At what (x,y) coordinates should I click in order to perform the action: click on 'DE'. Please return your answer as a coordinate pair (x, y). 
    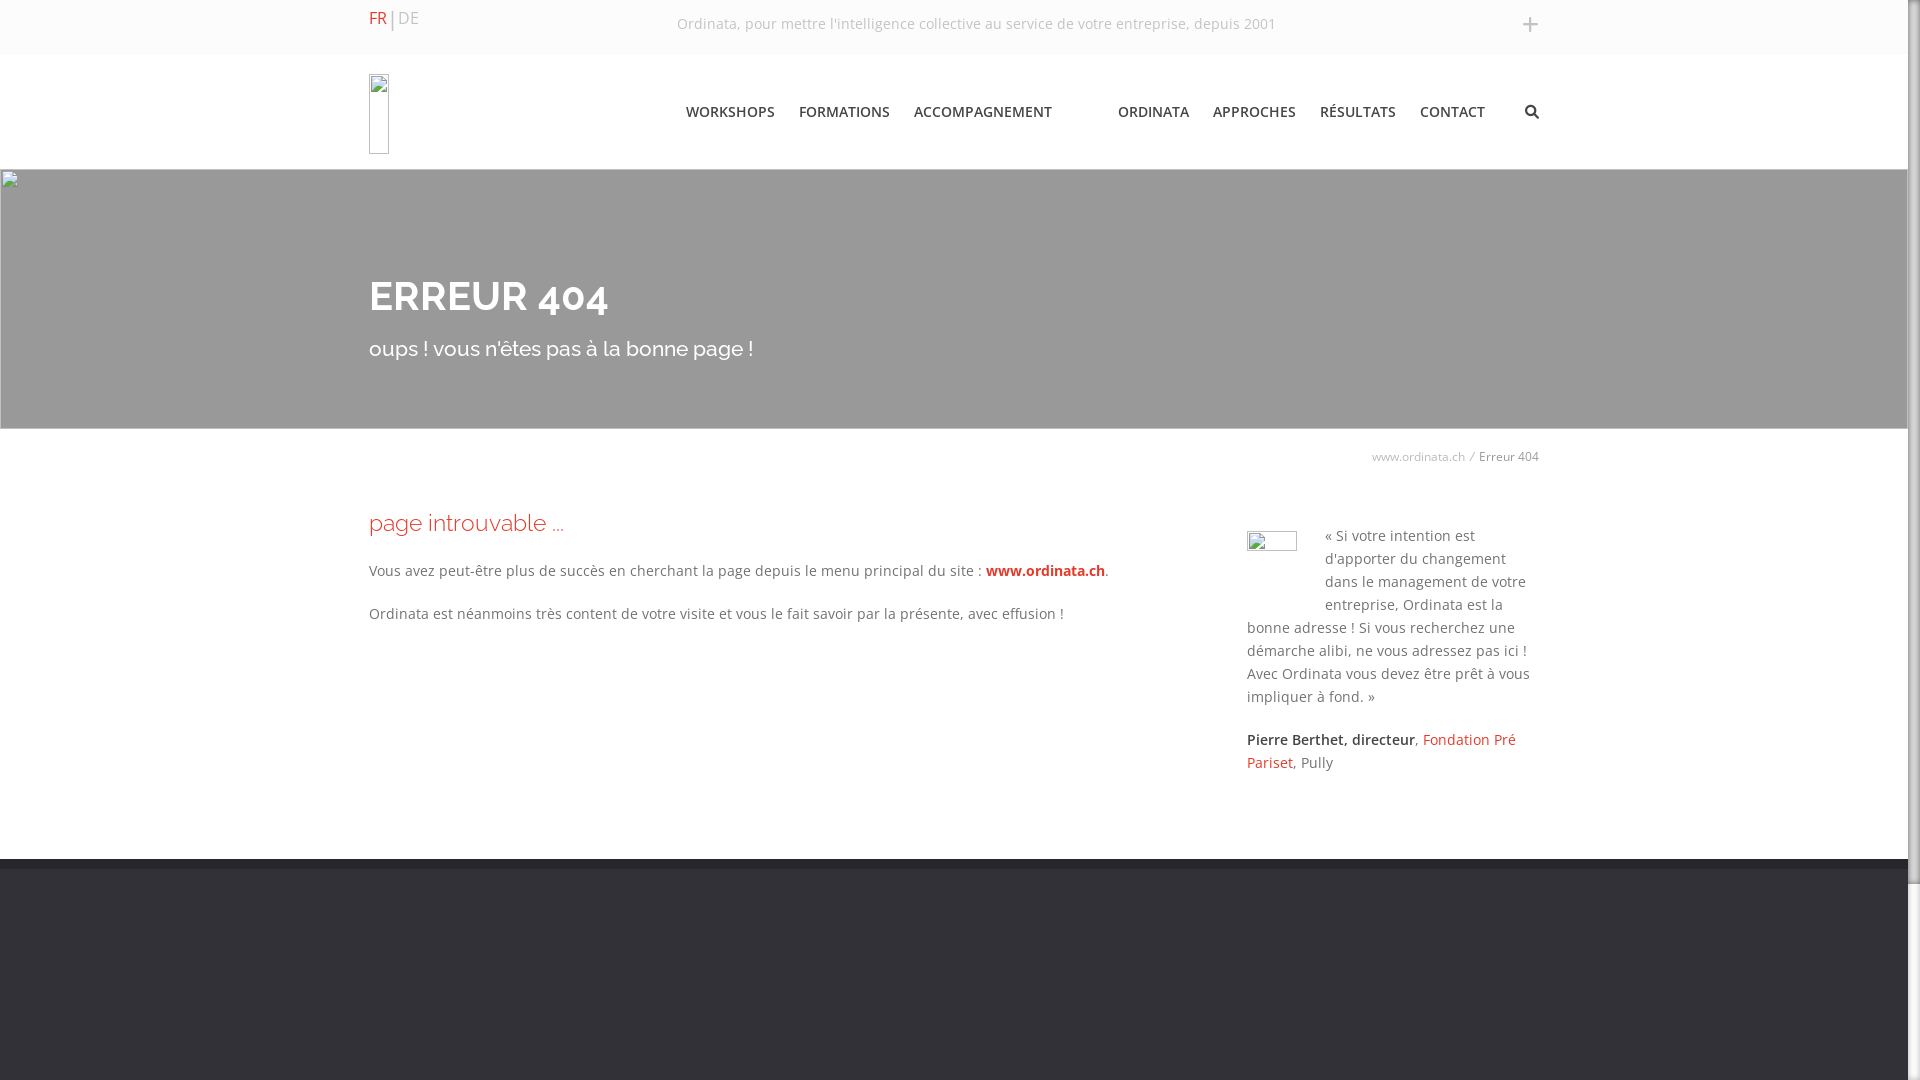
    Looking at the image, I should click on (407, 18).